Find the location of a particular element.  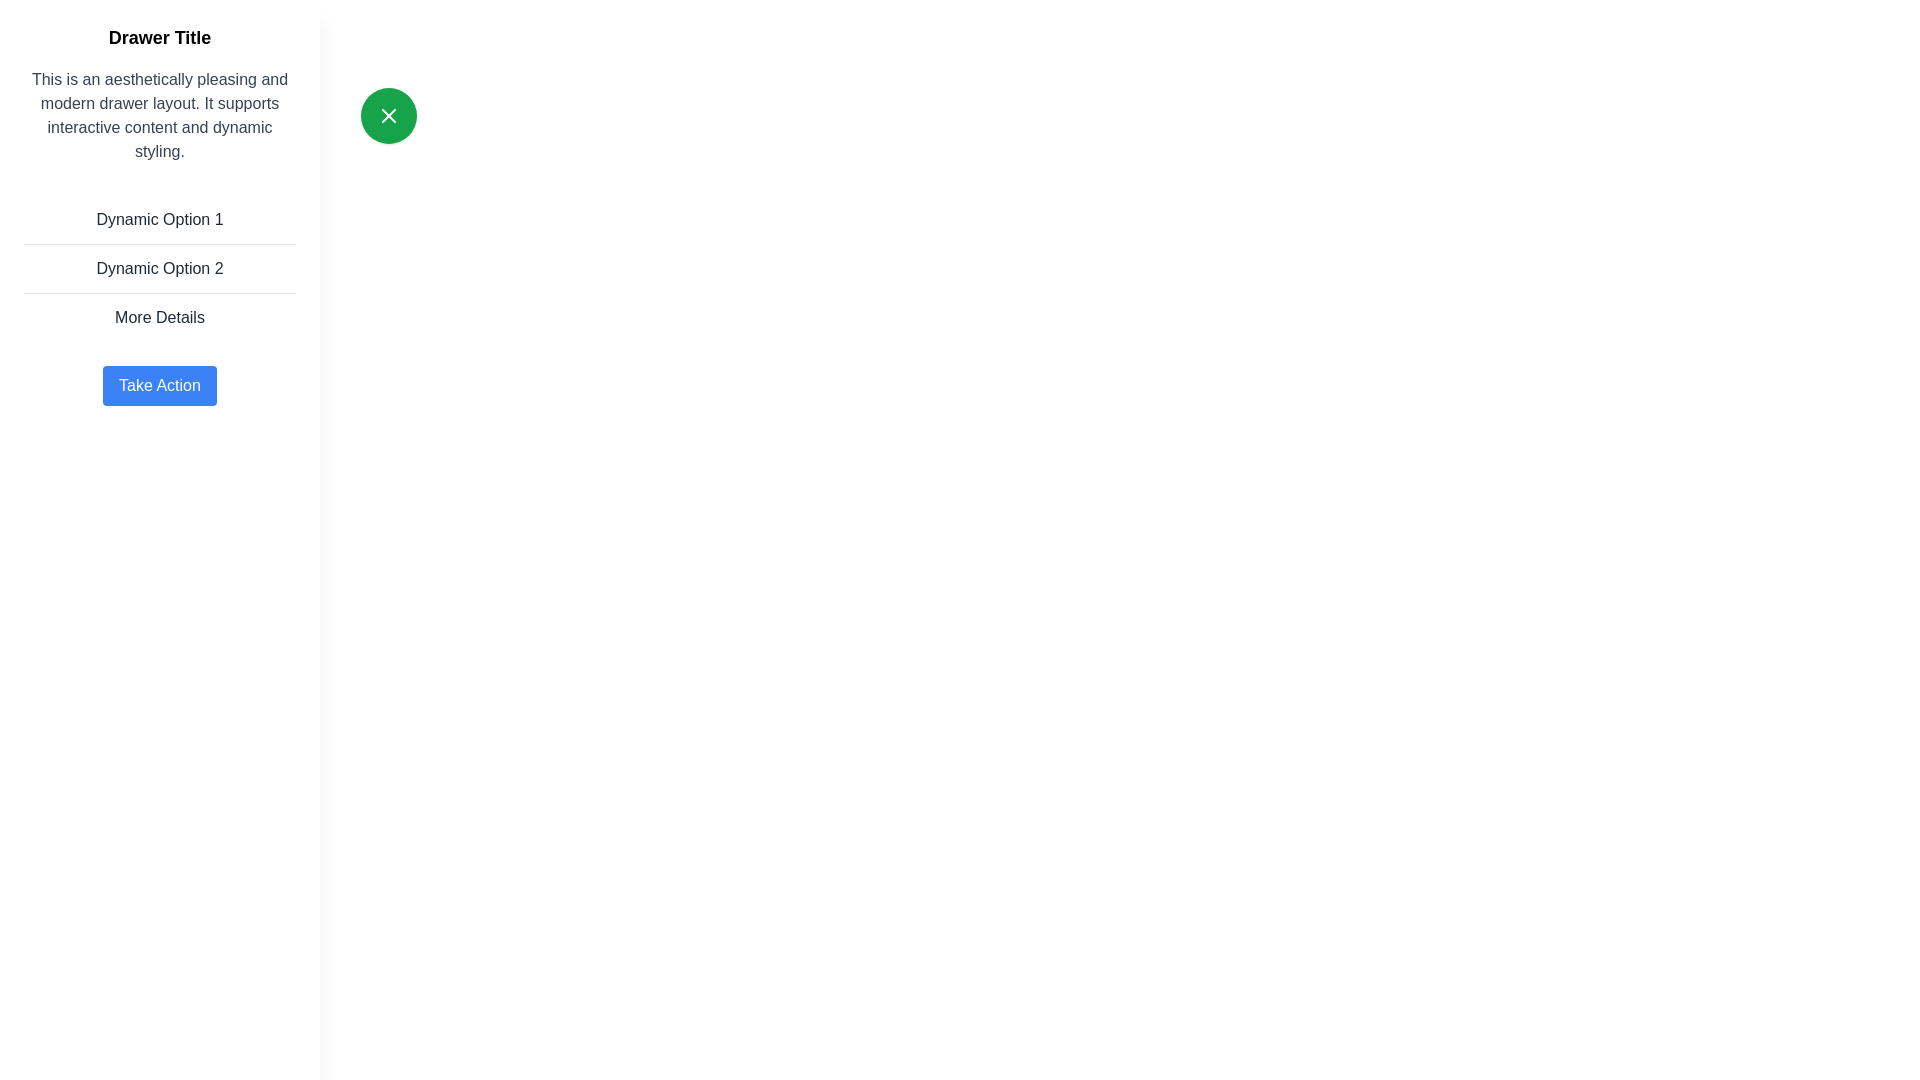

the green button to toggle the drawer is located at coordinates (388, 115).